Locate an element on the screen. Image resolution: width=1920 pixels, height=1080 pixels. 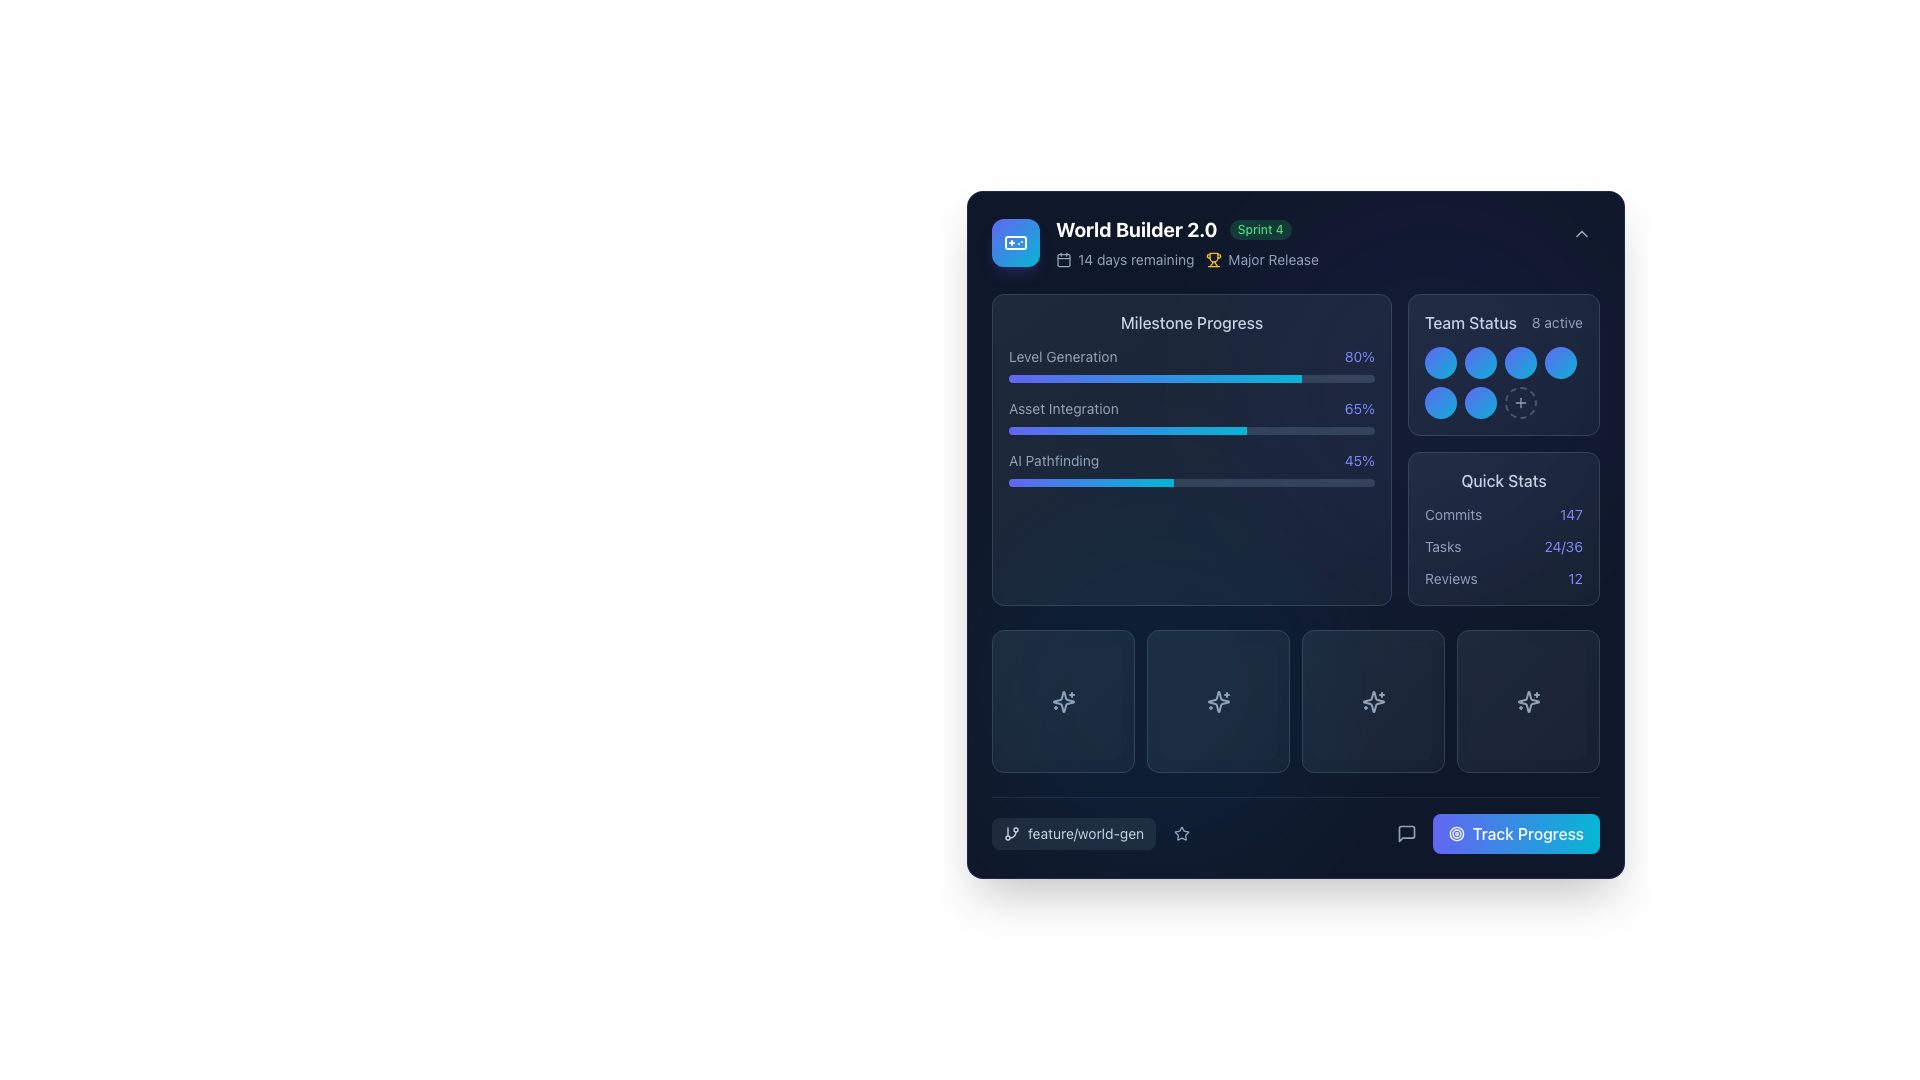
the small circular status indicator colored with a gradient from indigo to cyan located is located at coordinates (1503, 365).